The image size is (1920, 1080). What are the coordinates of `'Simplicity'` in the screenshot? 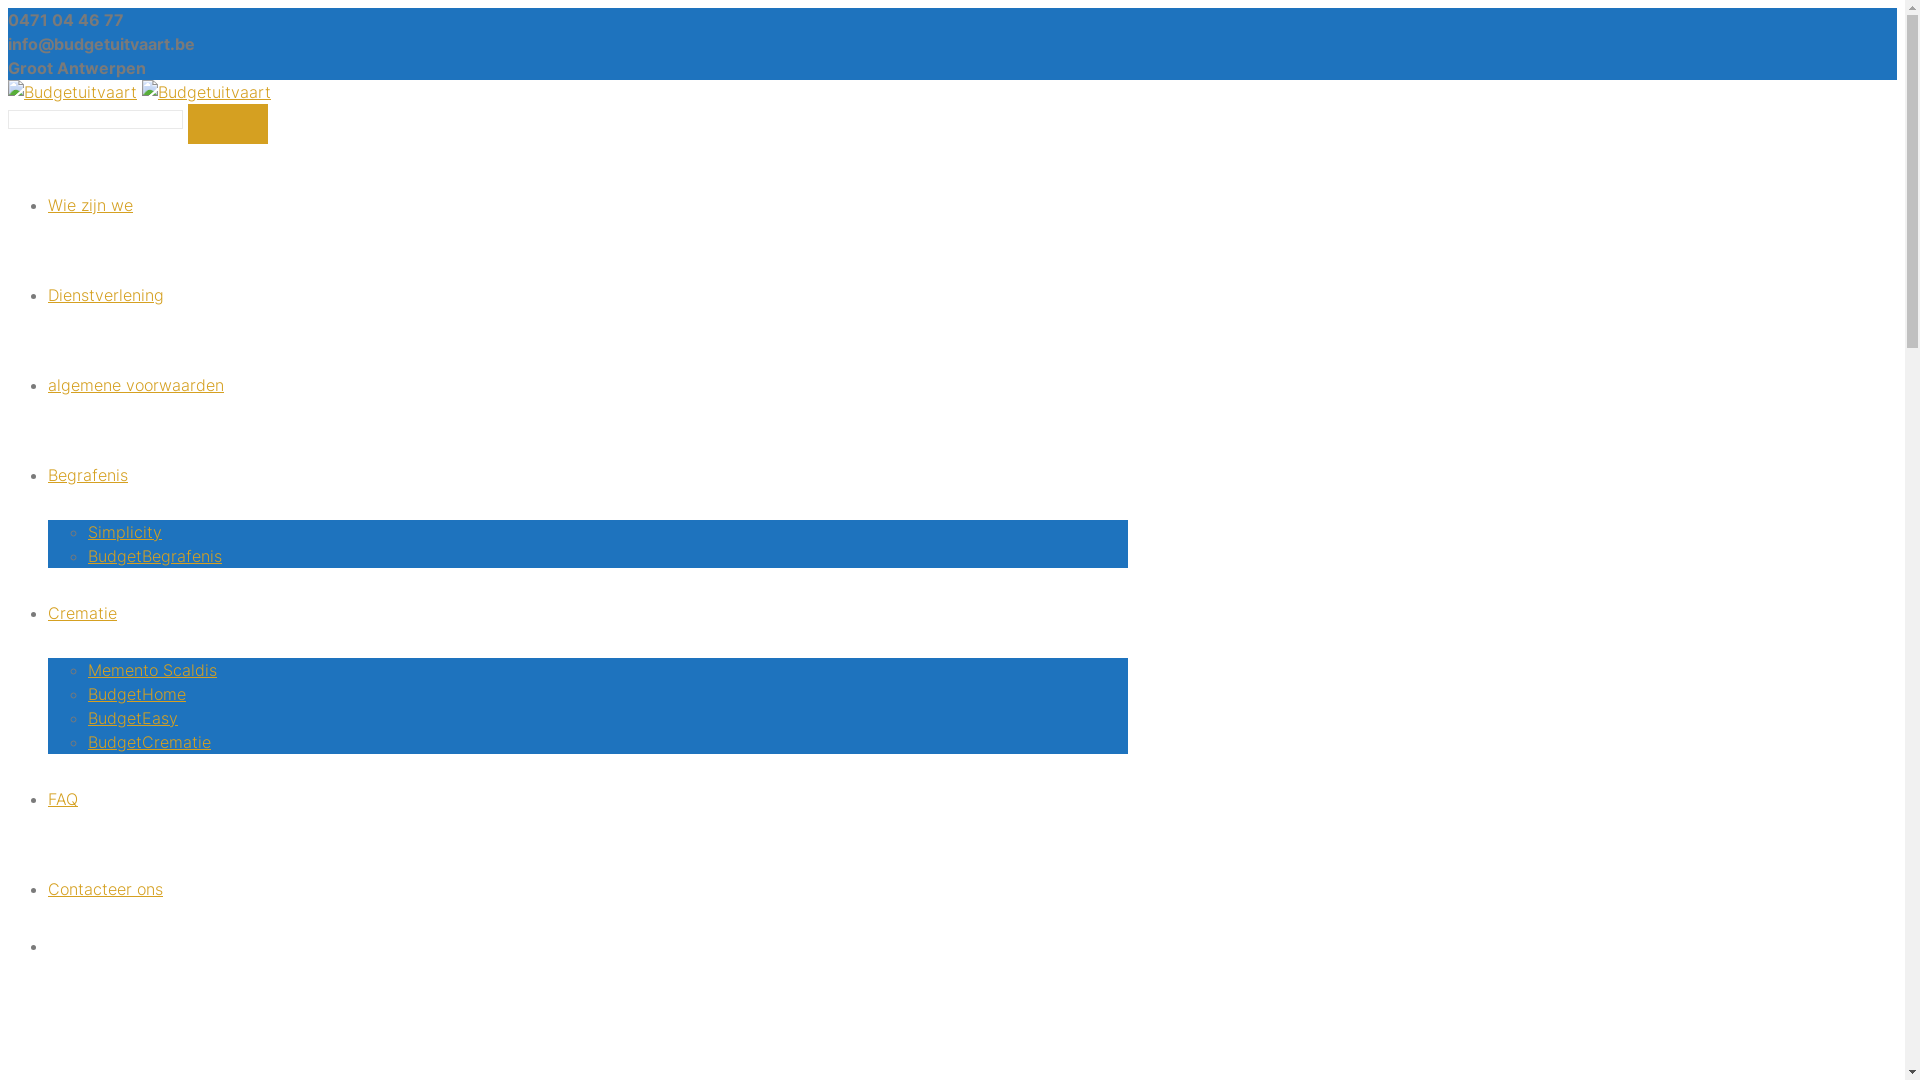 It's located at (123, 531).